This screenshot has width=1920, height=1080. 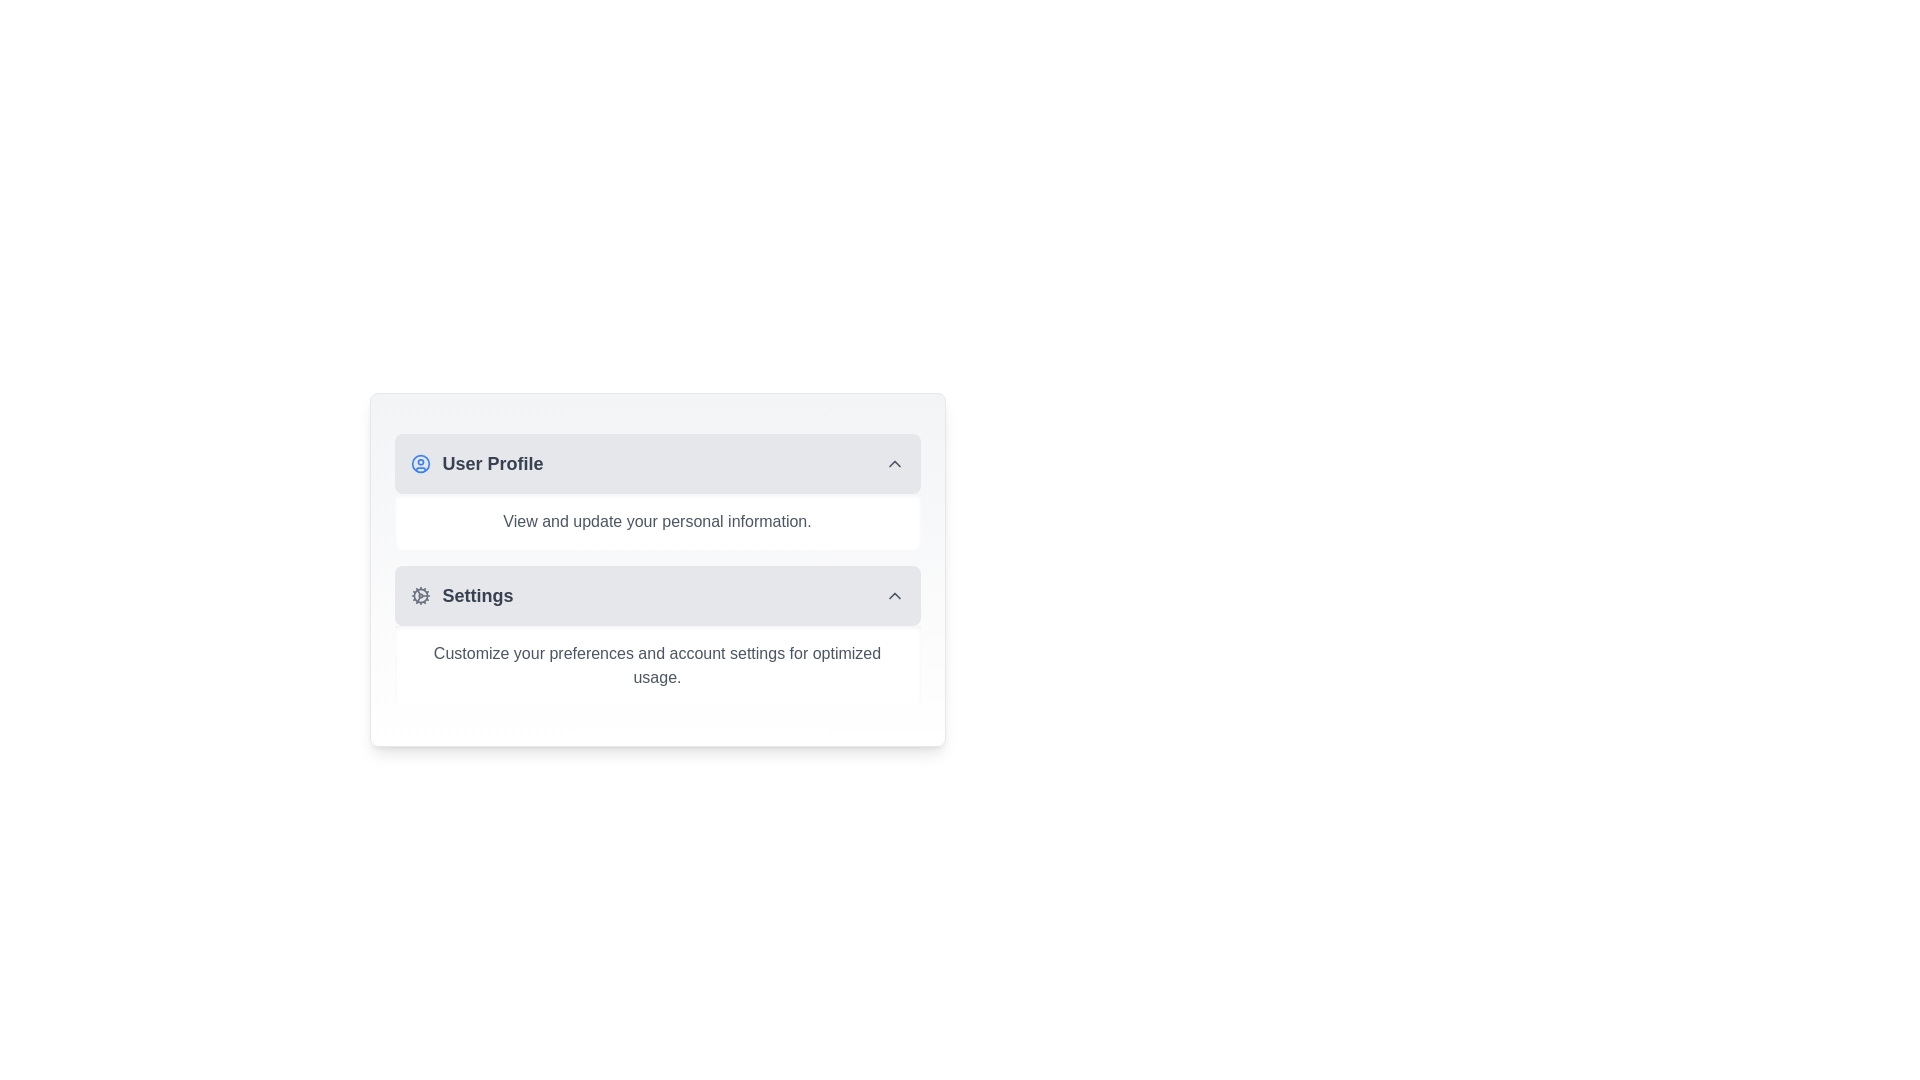 I want to click on the 'Settings' text label, which is styled in a sans-serif font and positioned next to a cog icon in the User Profile section, so click(x=477, y=595).